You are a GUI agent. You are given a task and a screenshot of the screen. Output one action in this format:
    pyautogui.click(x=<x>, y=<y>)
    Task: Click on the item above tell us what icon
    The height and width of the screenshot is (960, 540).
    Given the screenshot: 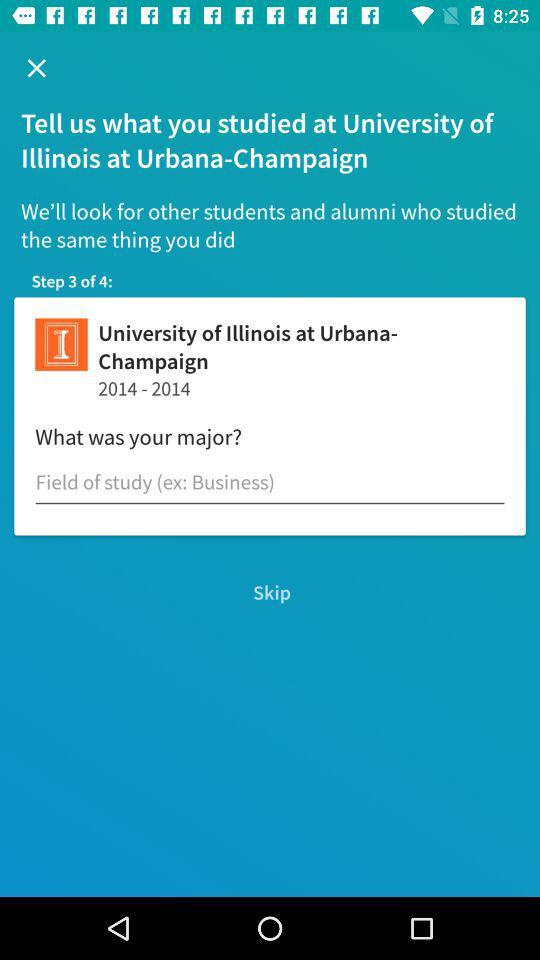 What is the action you would take?
    pyautogui.click(x=36, y=68)
    